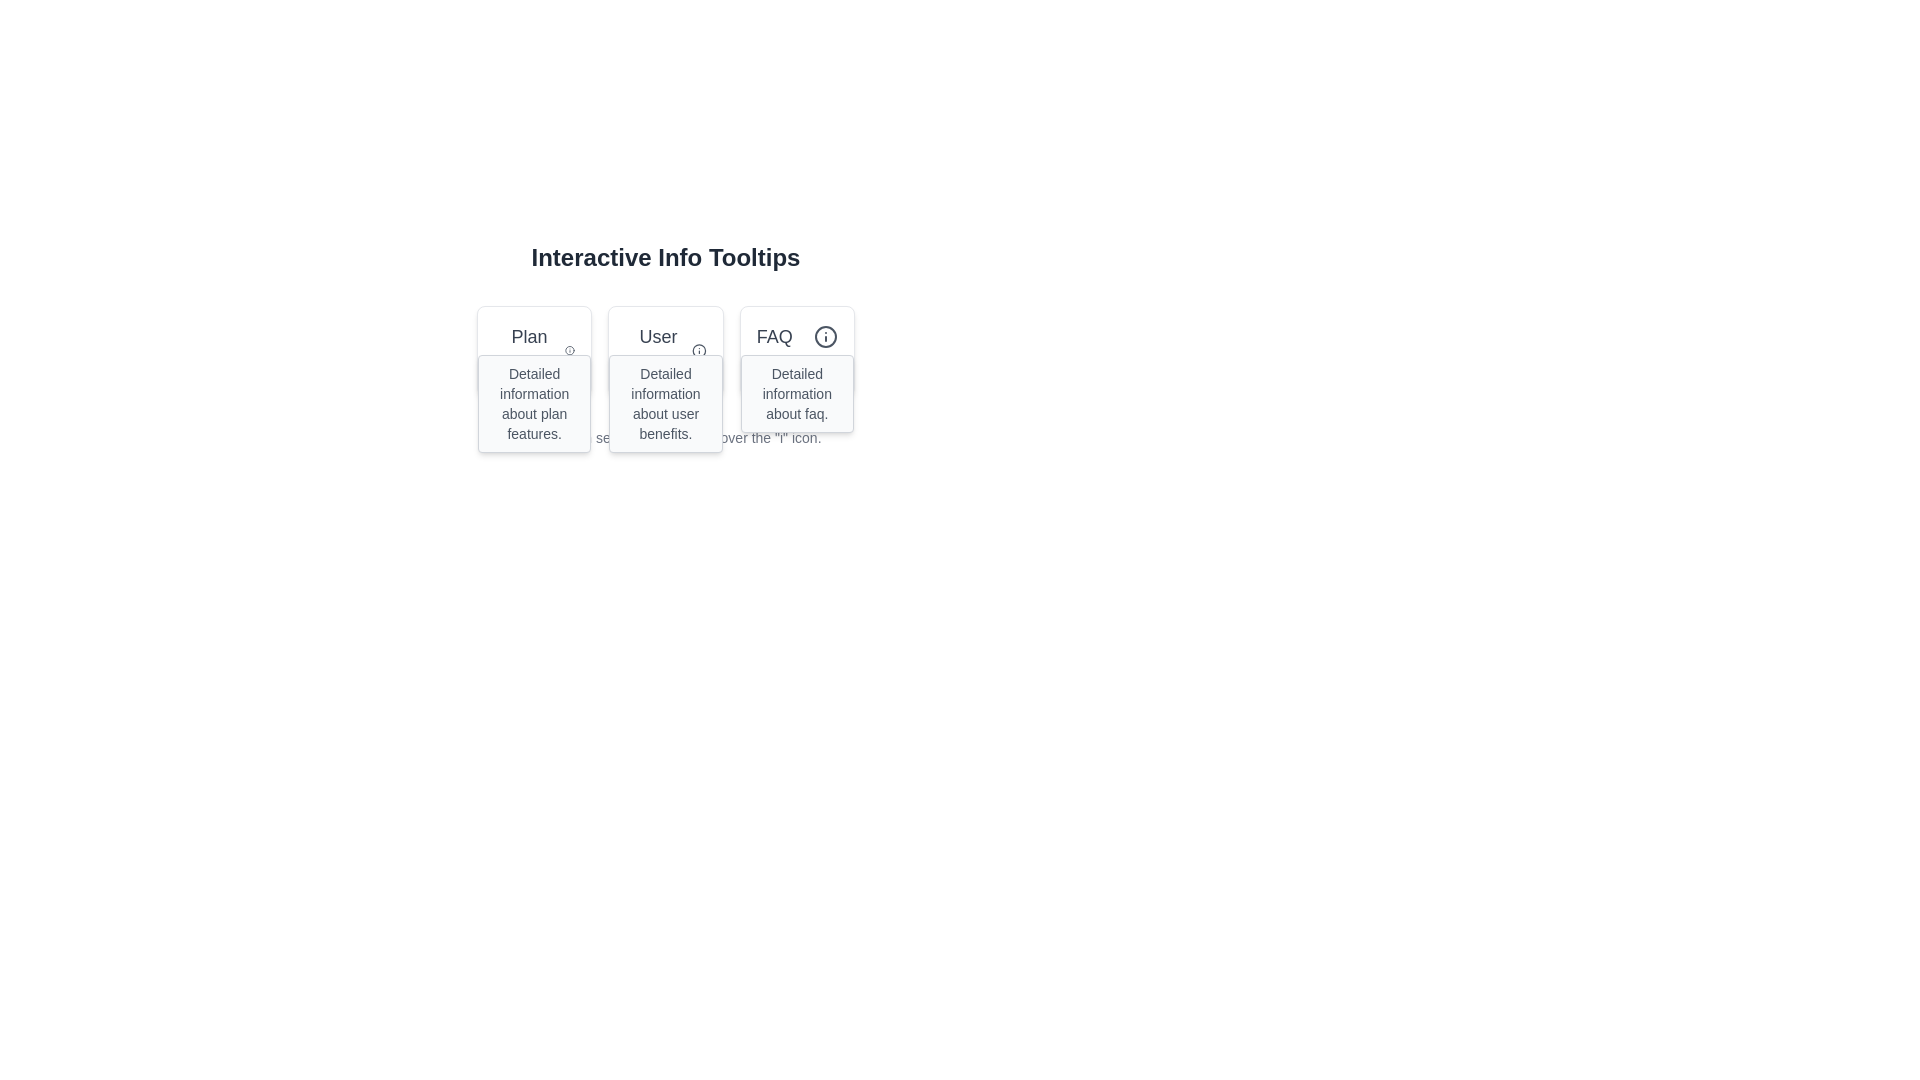 This screenshot has width=1920, height=1080. I want to click on the Text Display that provides supplementary explanatory text regarding the 'FAQ' section, located directly below the 'FAQ' header and icon within the third card from the left, so click(796, 393).